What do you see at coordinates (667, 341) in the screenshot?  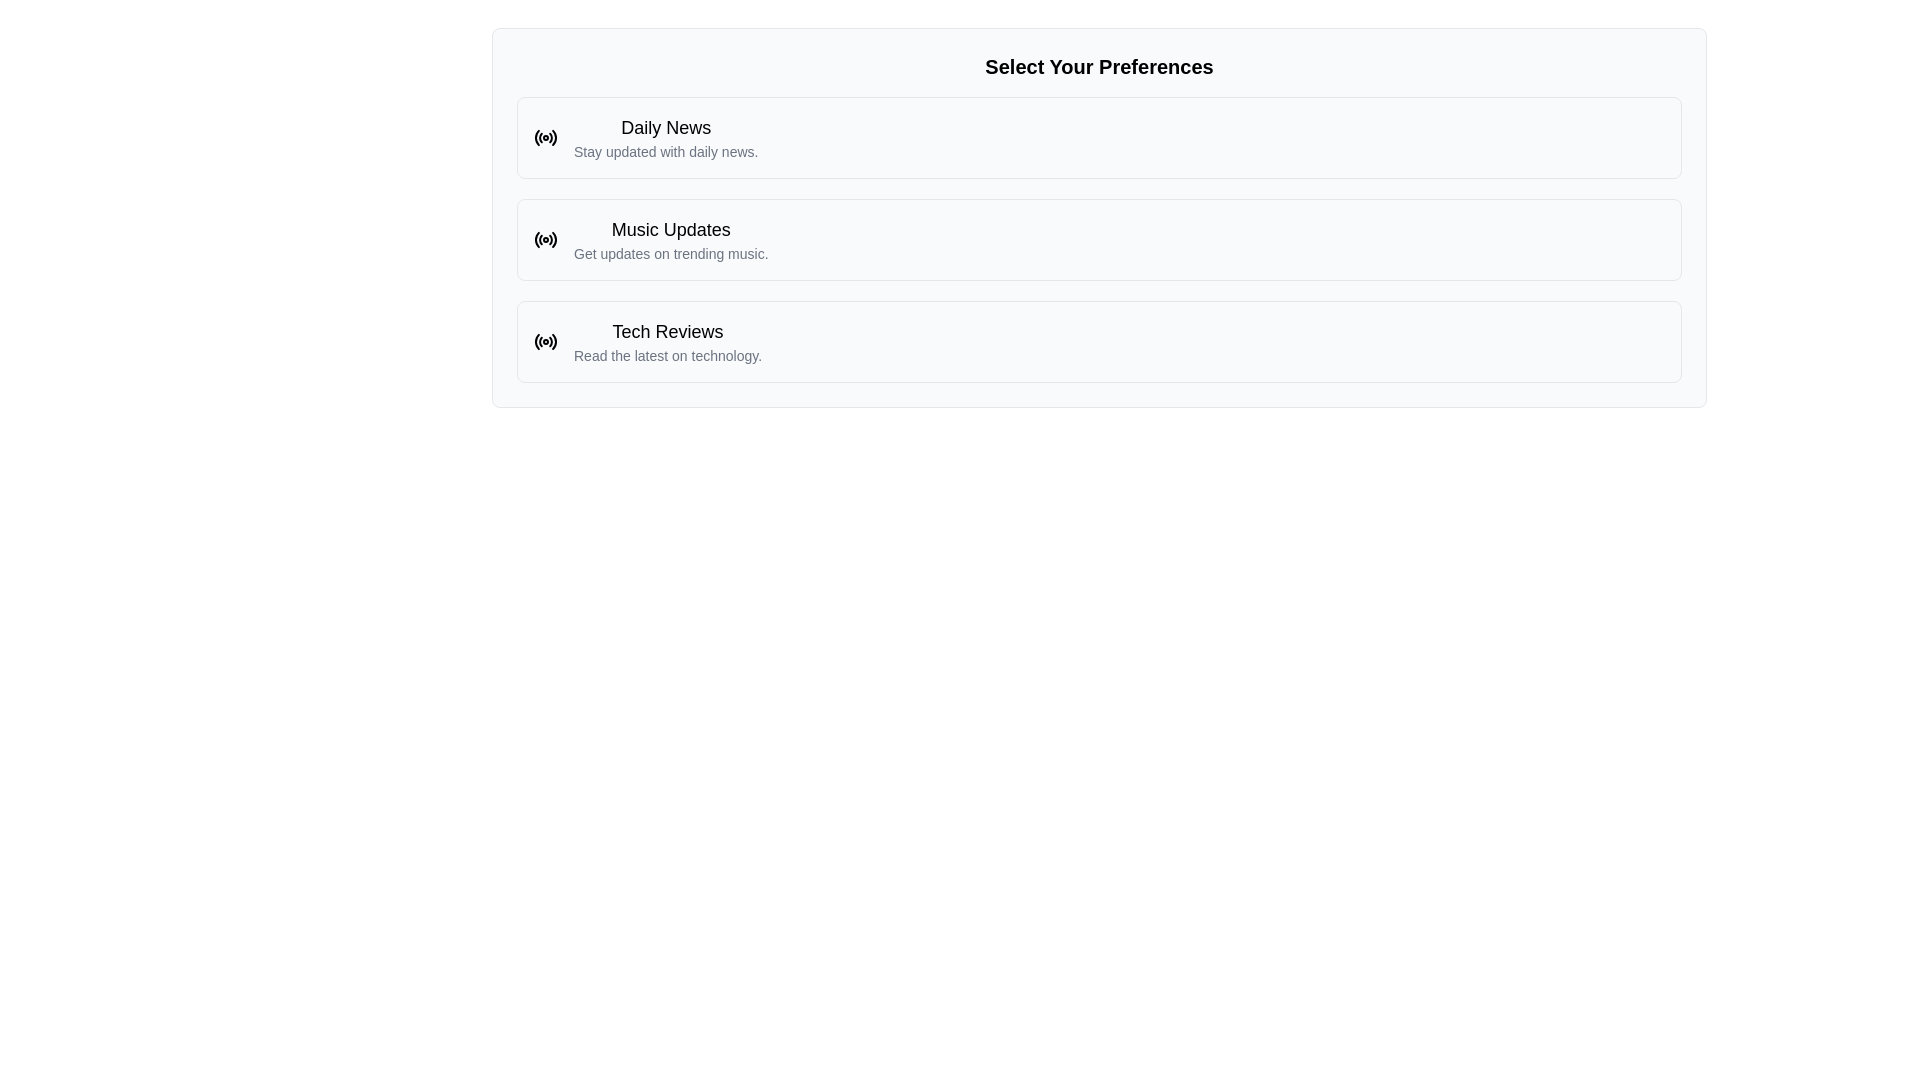 I see `the 'Tech Reviews' option entry element, which is the third in a vertical list below 'Daily News' and 'Music Updates'` at bounding box center [667, 341].